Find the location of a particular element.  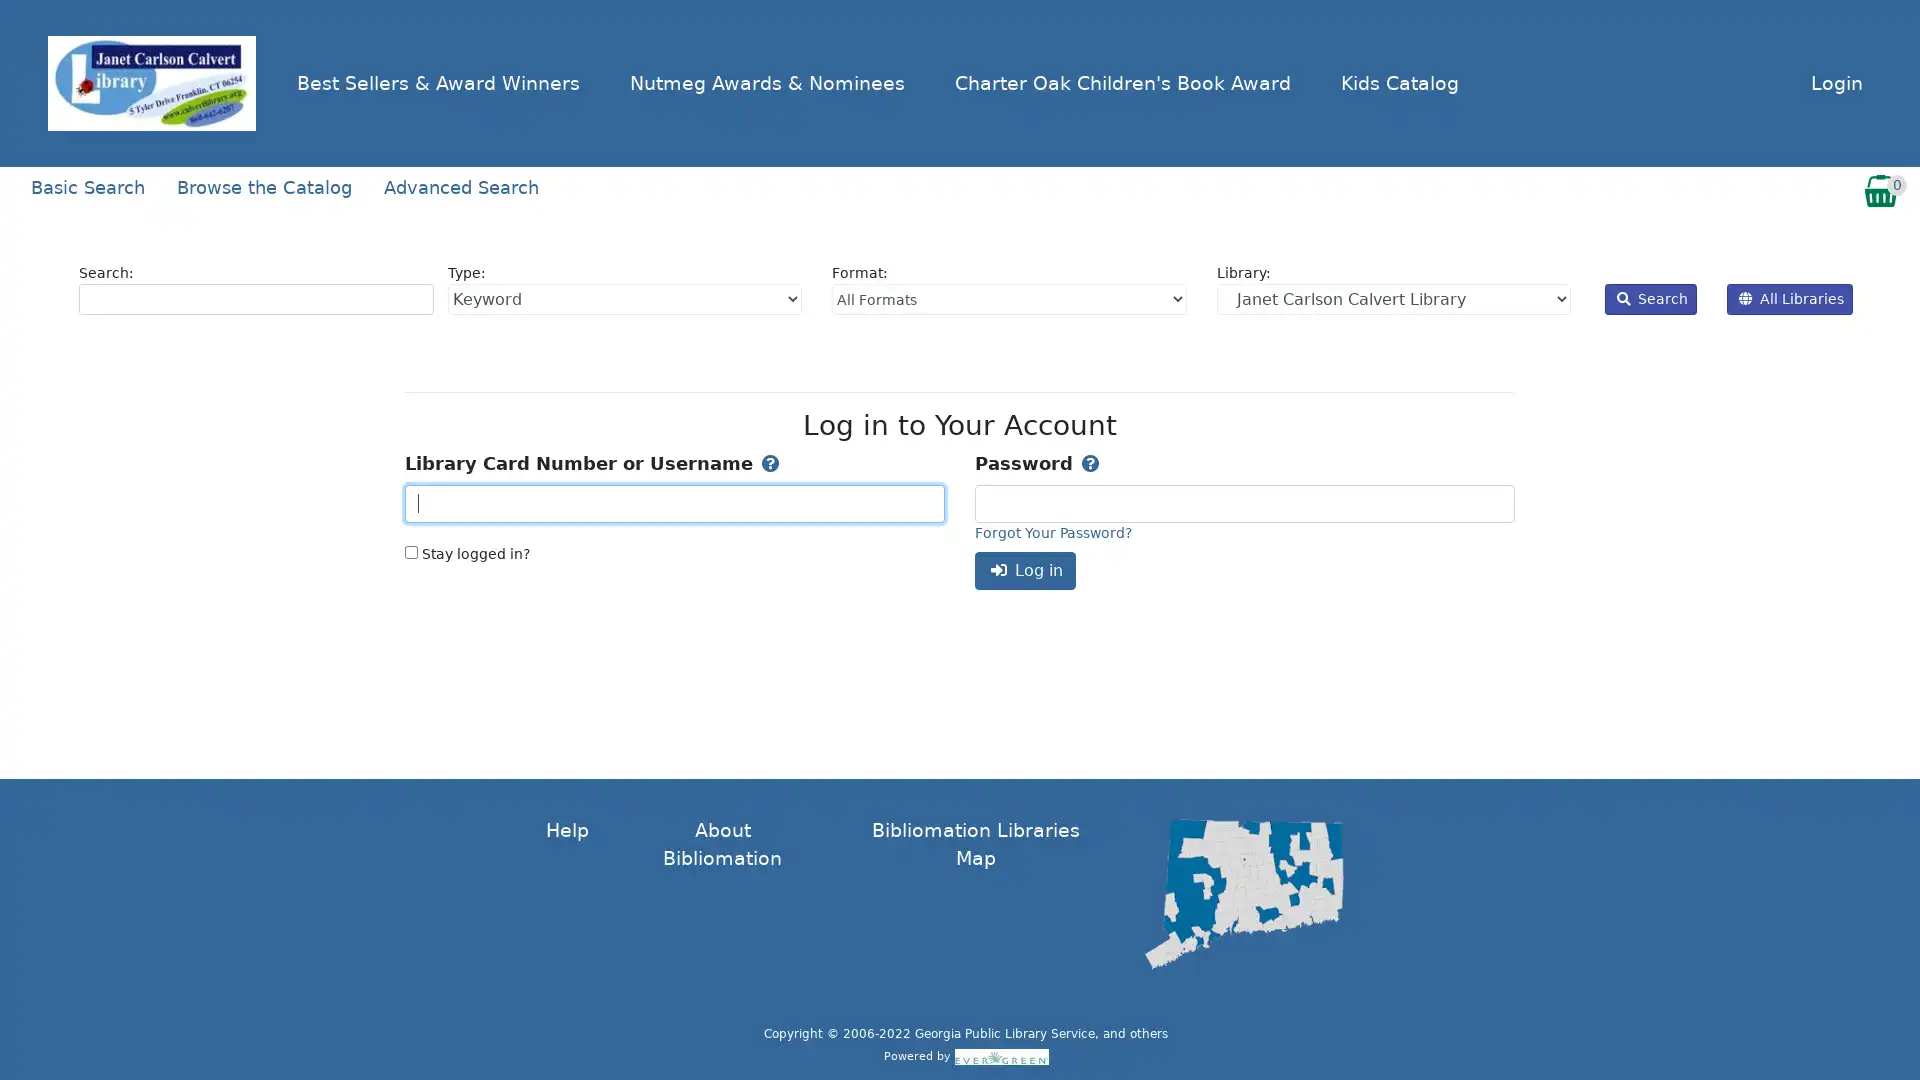

Search is located at coordinates (1651, 298).